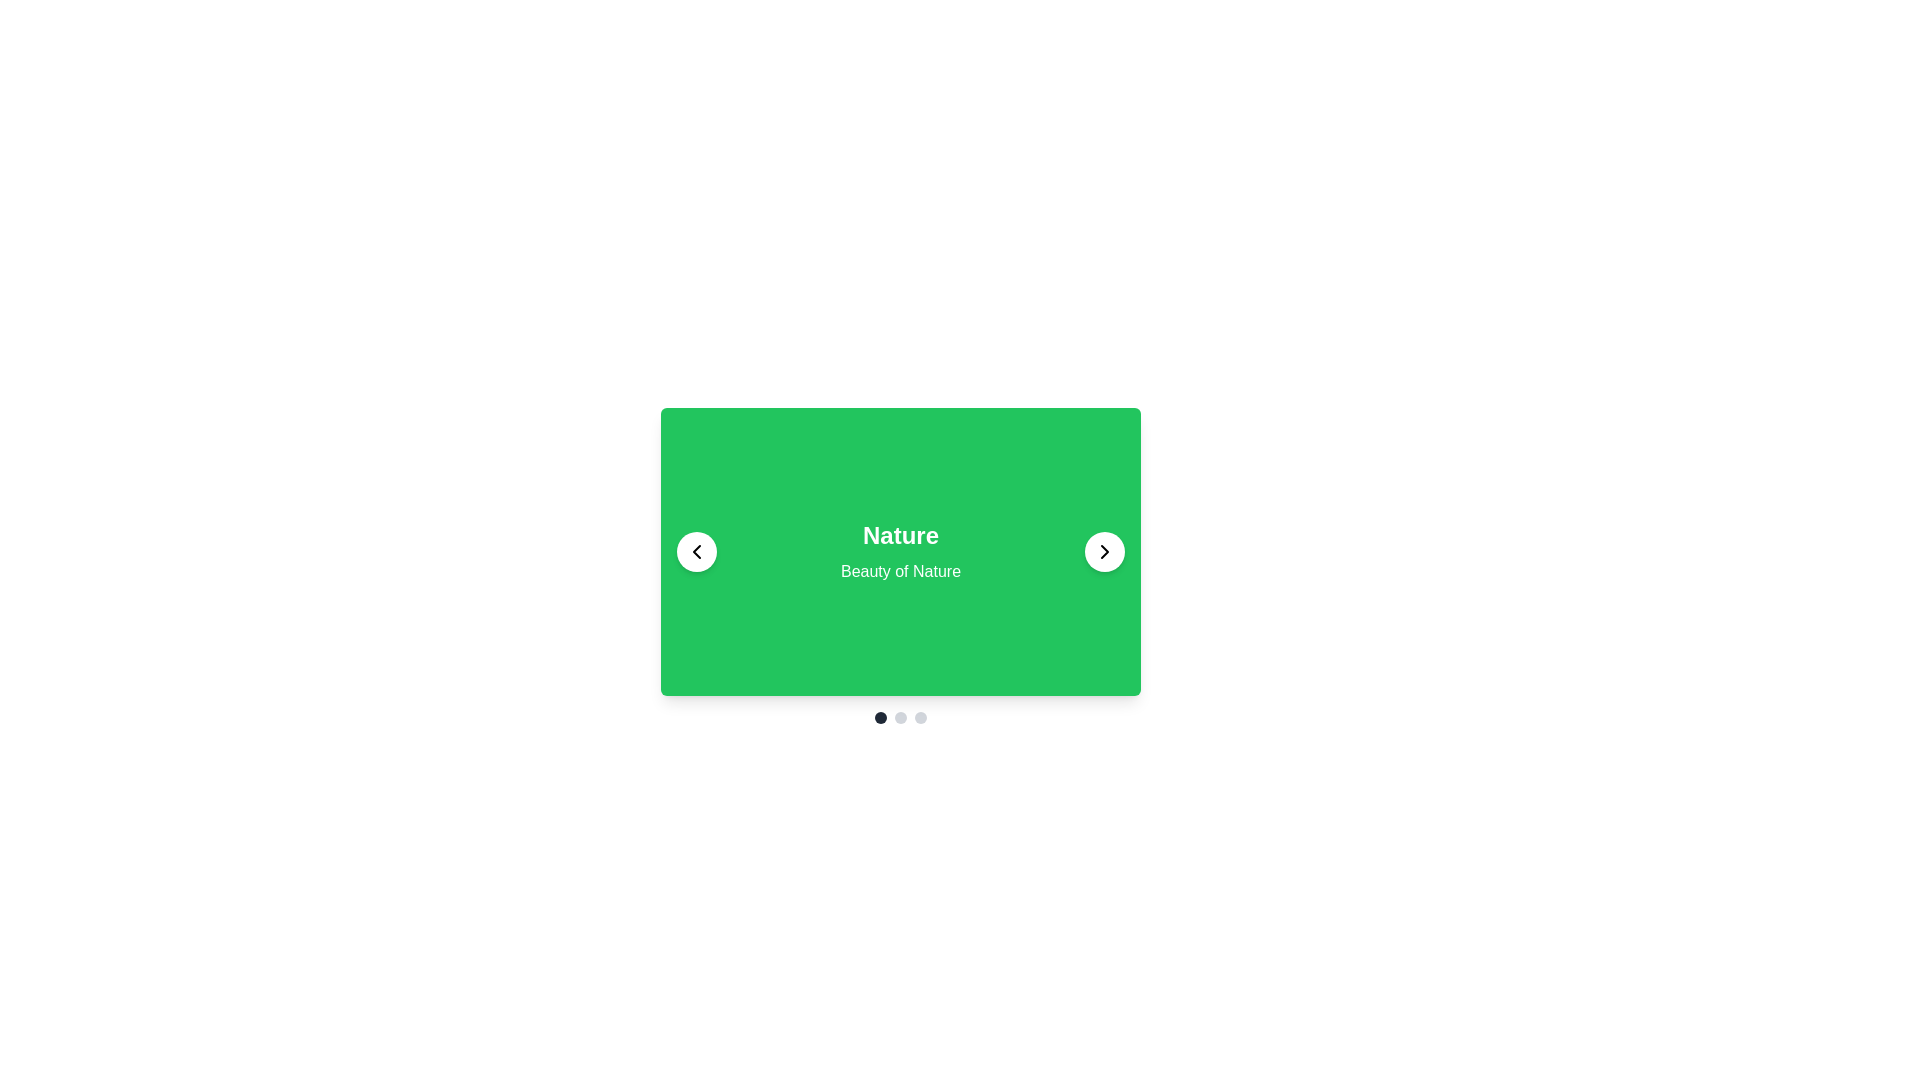 This screenshot has height=1080, width=1920. Describe the element at coordinates (920, 716) in the screenshot. I see `the third Carousel navigation dot, which is a small light gray circle located below the center-aligned green rectangular area` at that location.